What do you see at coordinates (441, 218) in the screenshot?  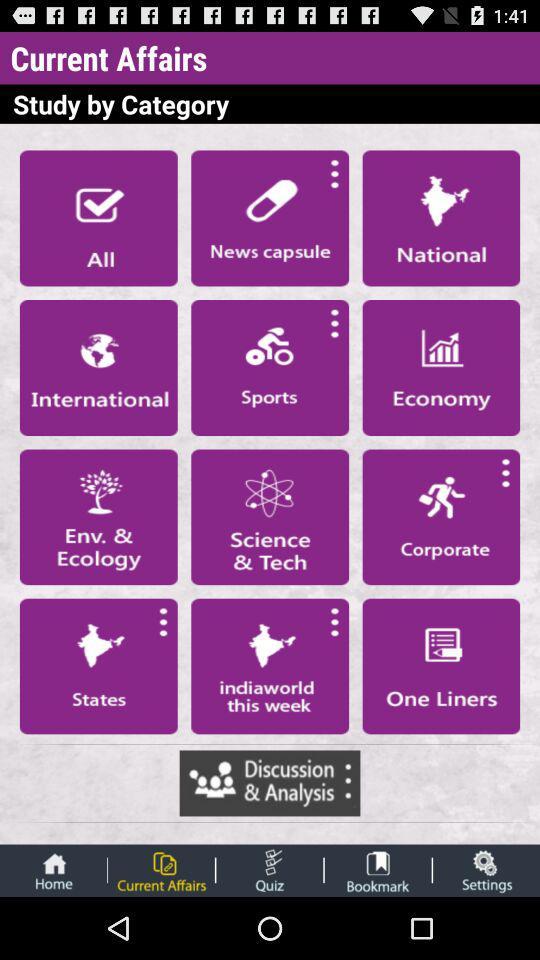 I see `opens the national category` at bounding box center [441, 218].